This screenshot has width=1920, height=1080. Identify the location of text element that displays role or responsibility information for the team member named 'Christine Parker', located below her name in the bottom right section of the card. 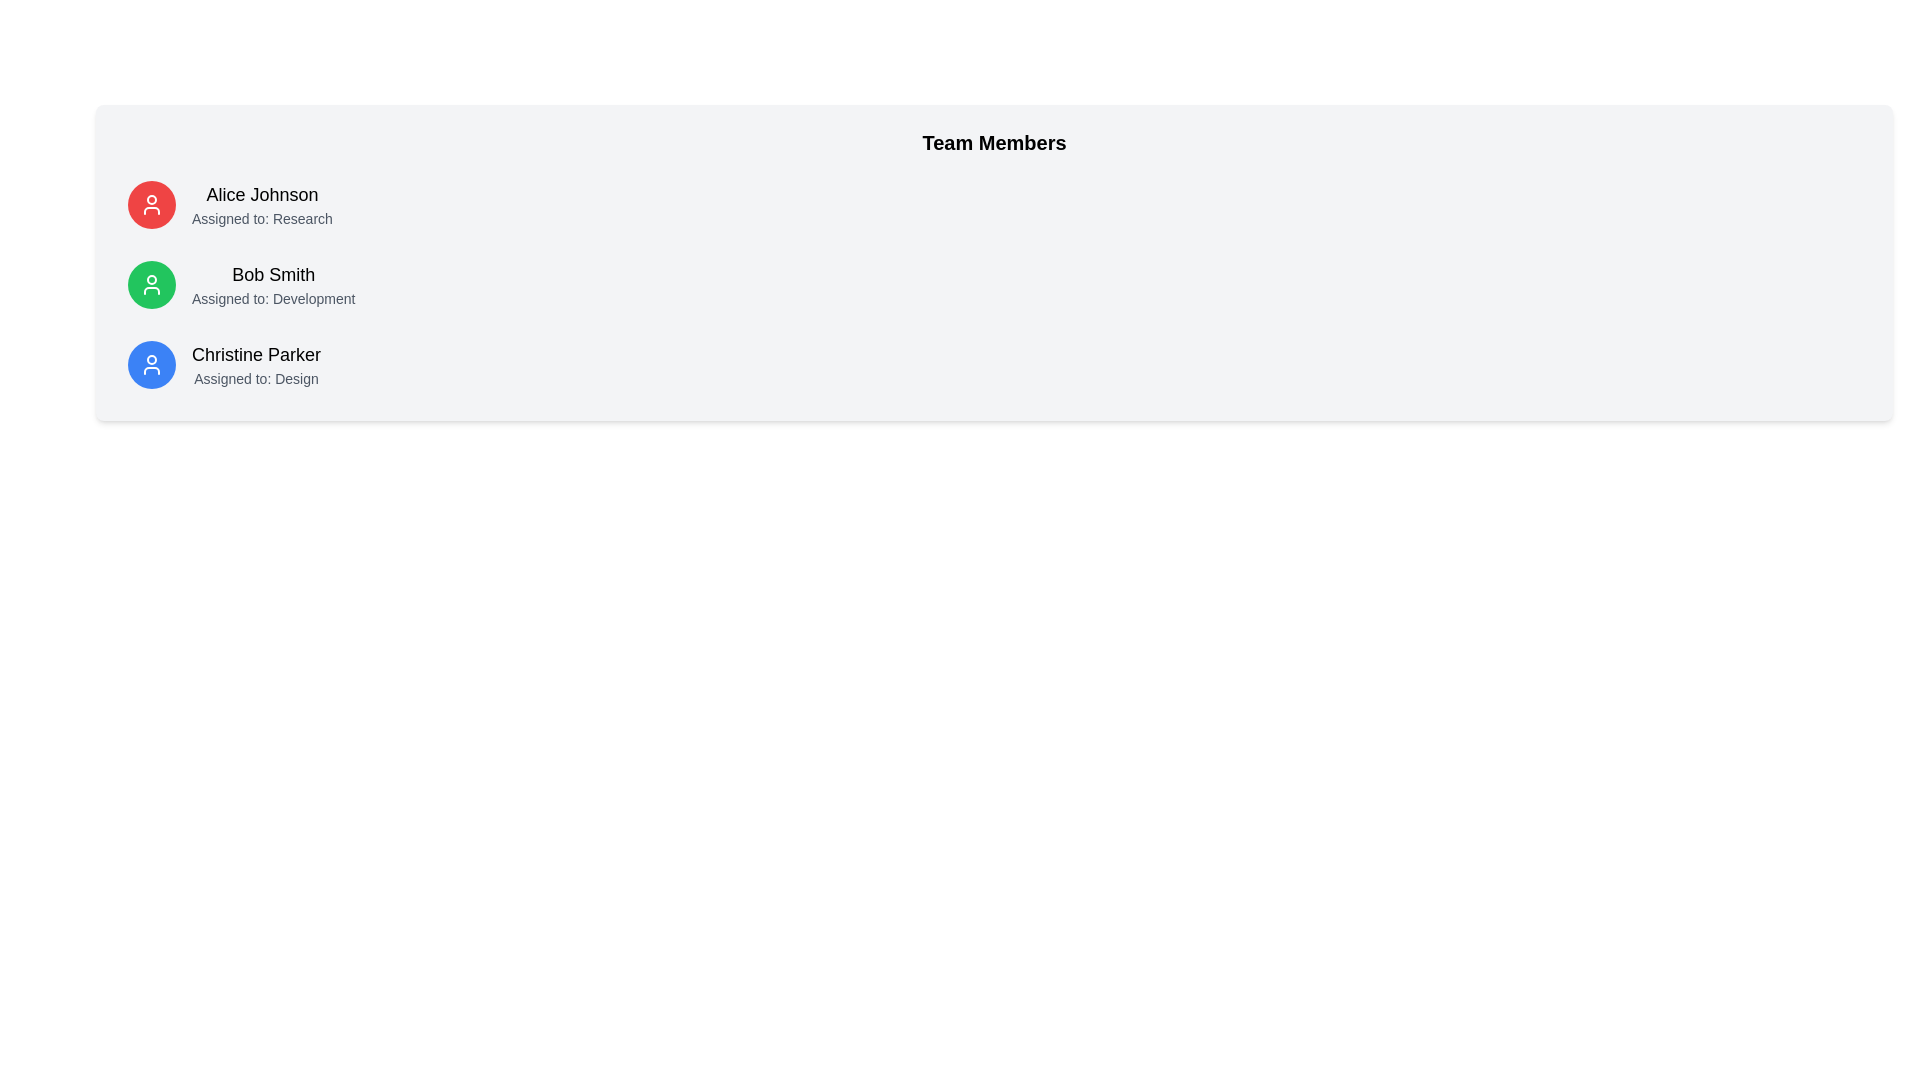
(255, 378).